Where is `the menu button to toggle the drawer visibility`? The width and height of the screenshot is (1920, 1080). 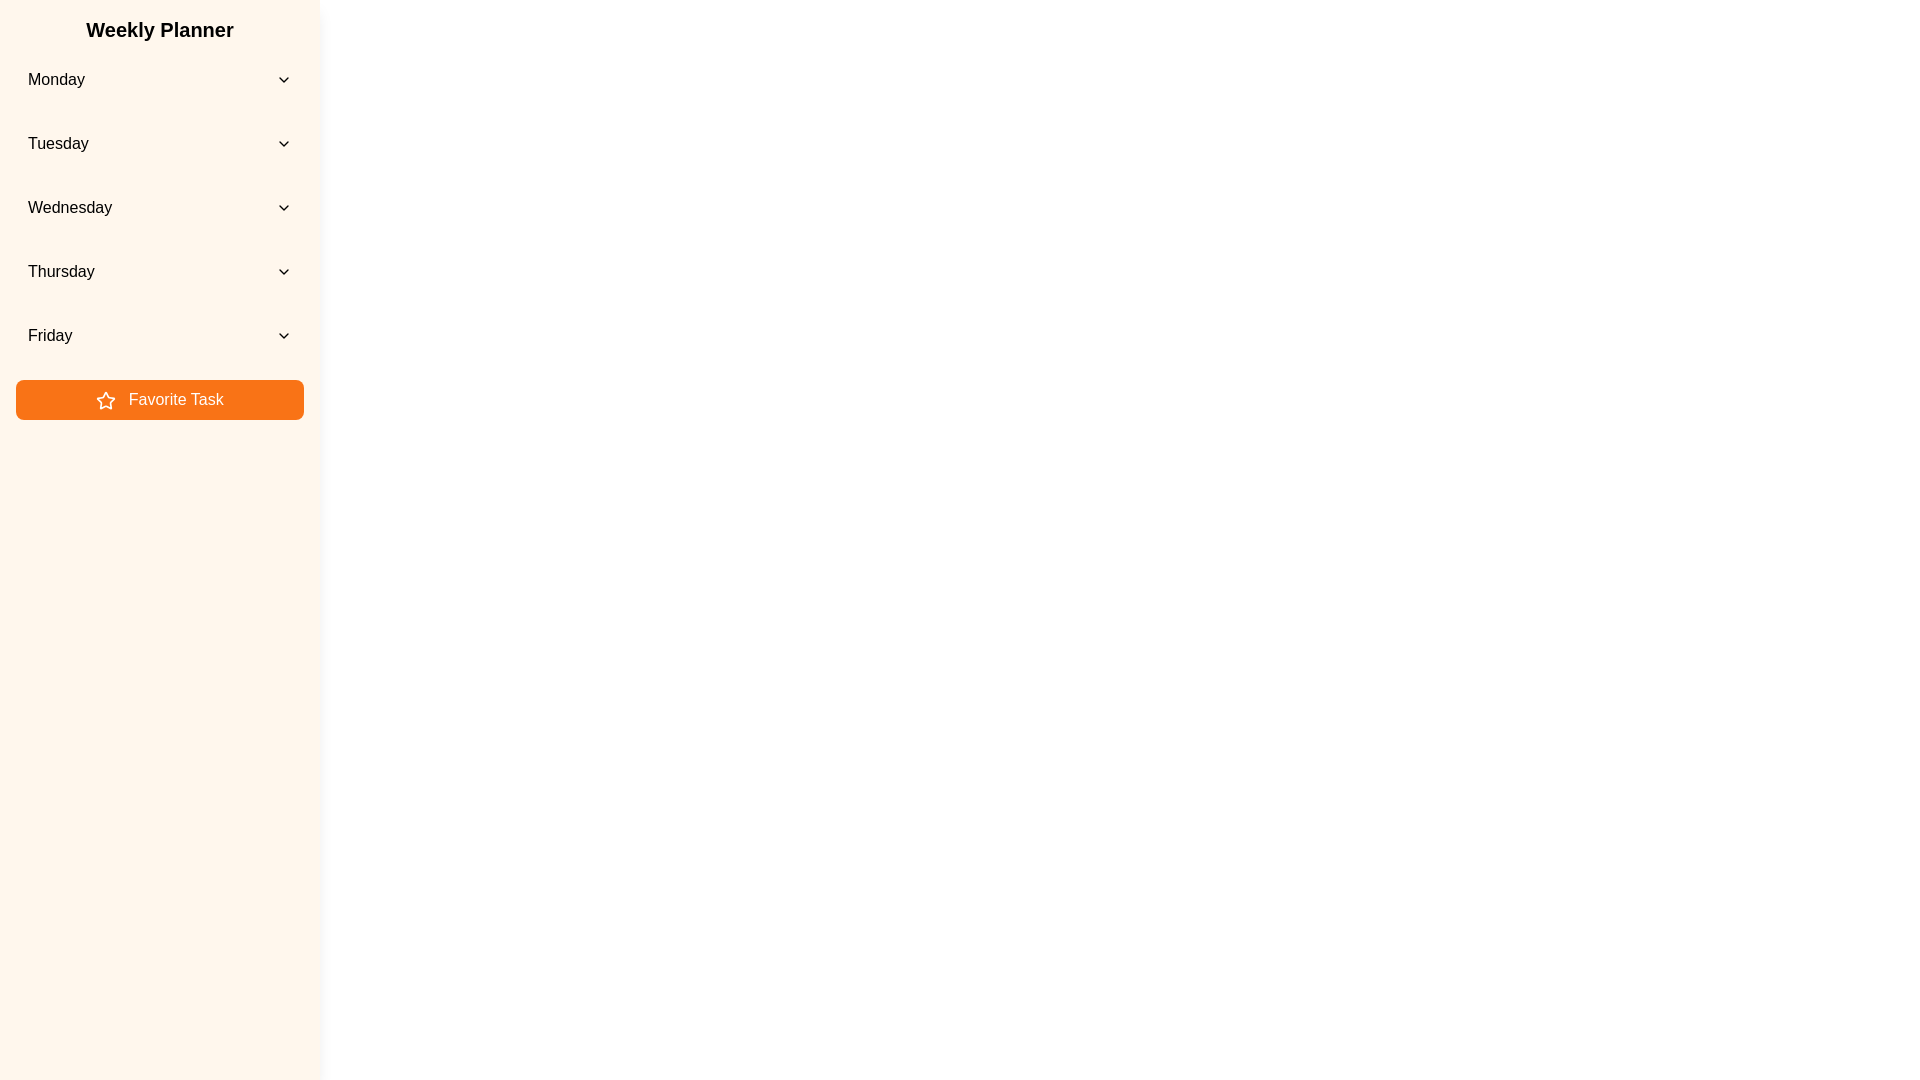 the menu button to toggle the drawer visibility is located at coordinates (38, 38).